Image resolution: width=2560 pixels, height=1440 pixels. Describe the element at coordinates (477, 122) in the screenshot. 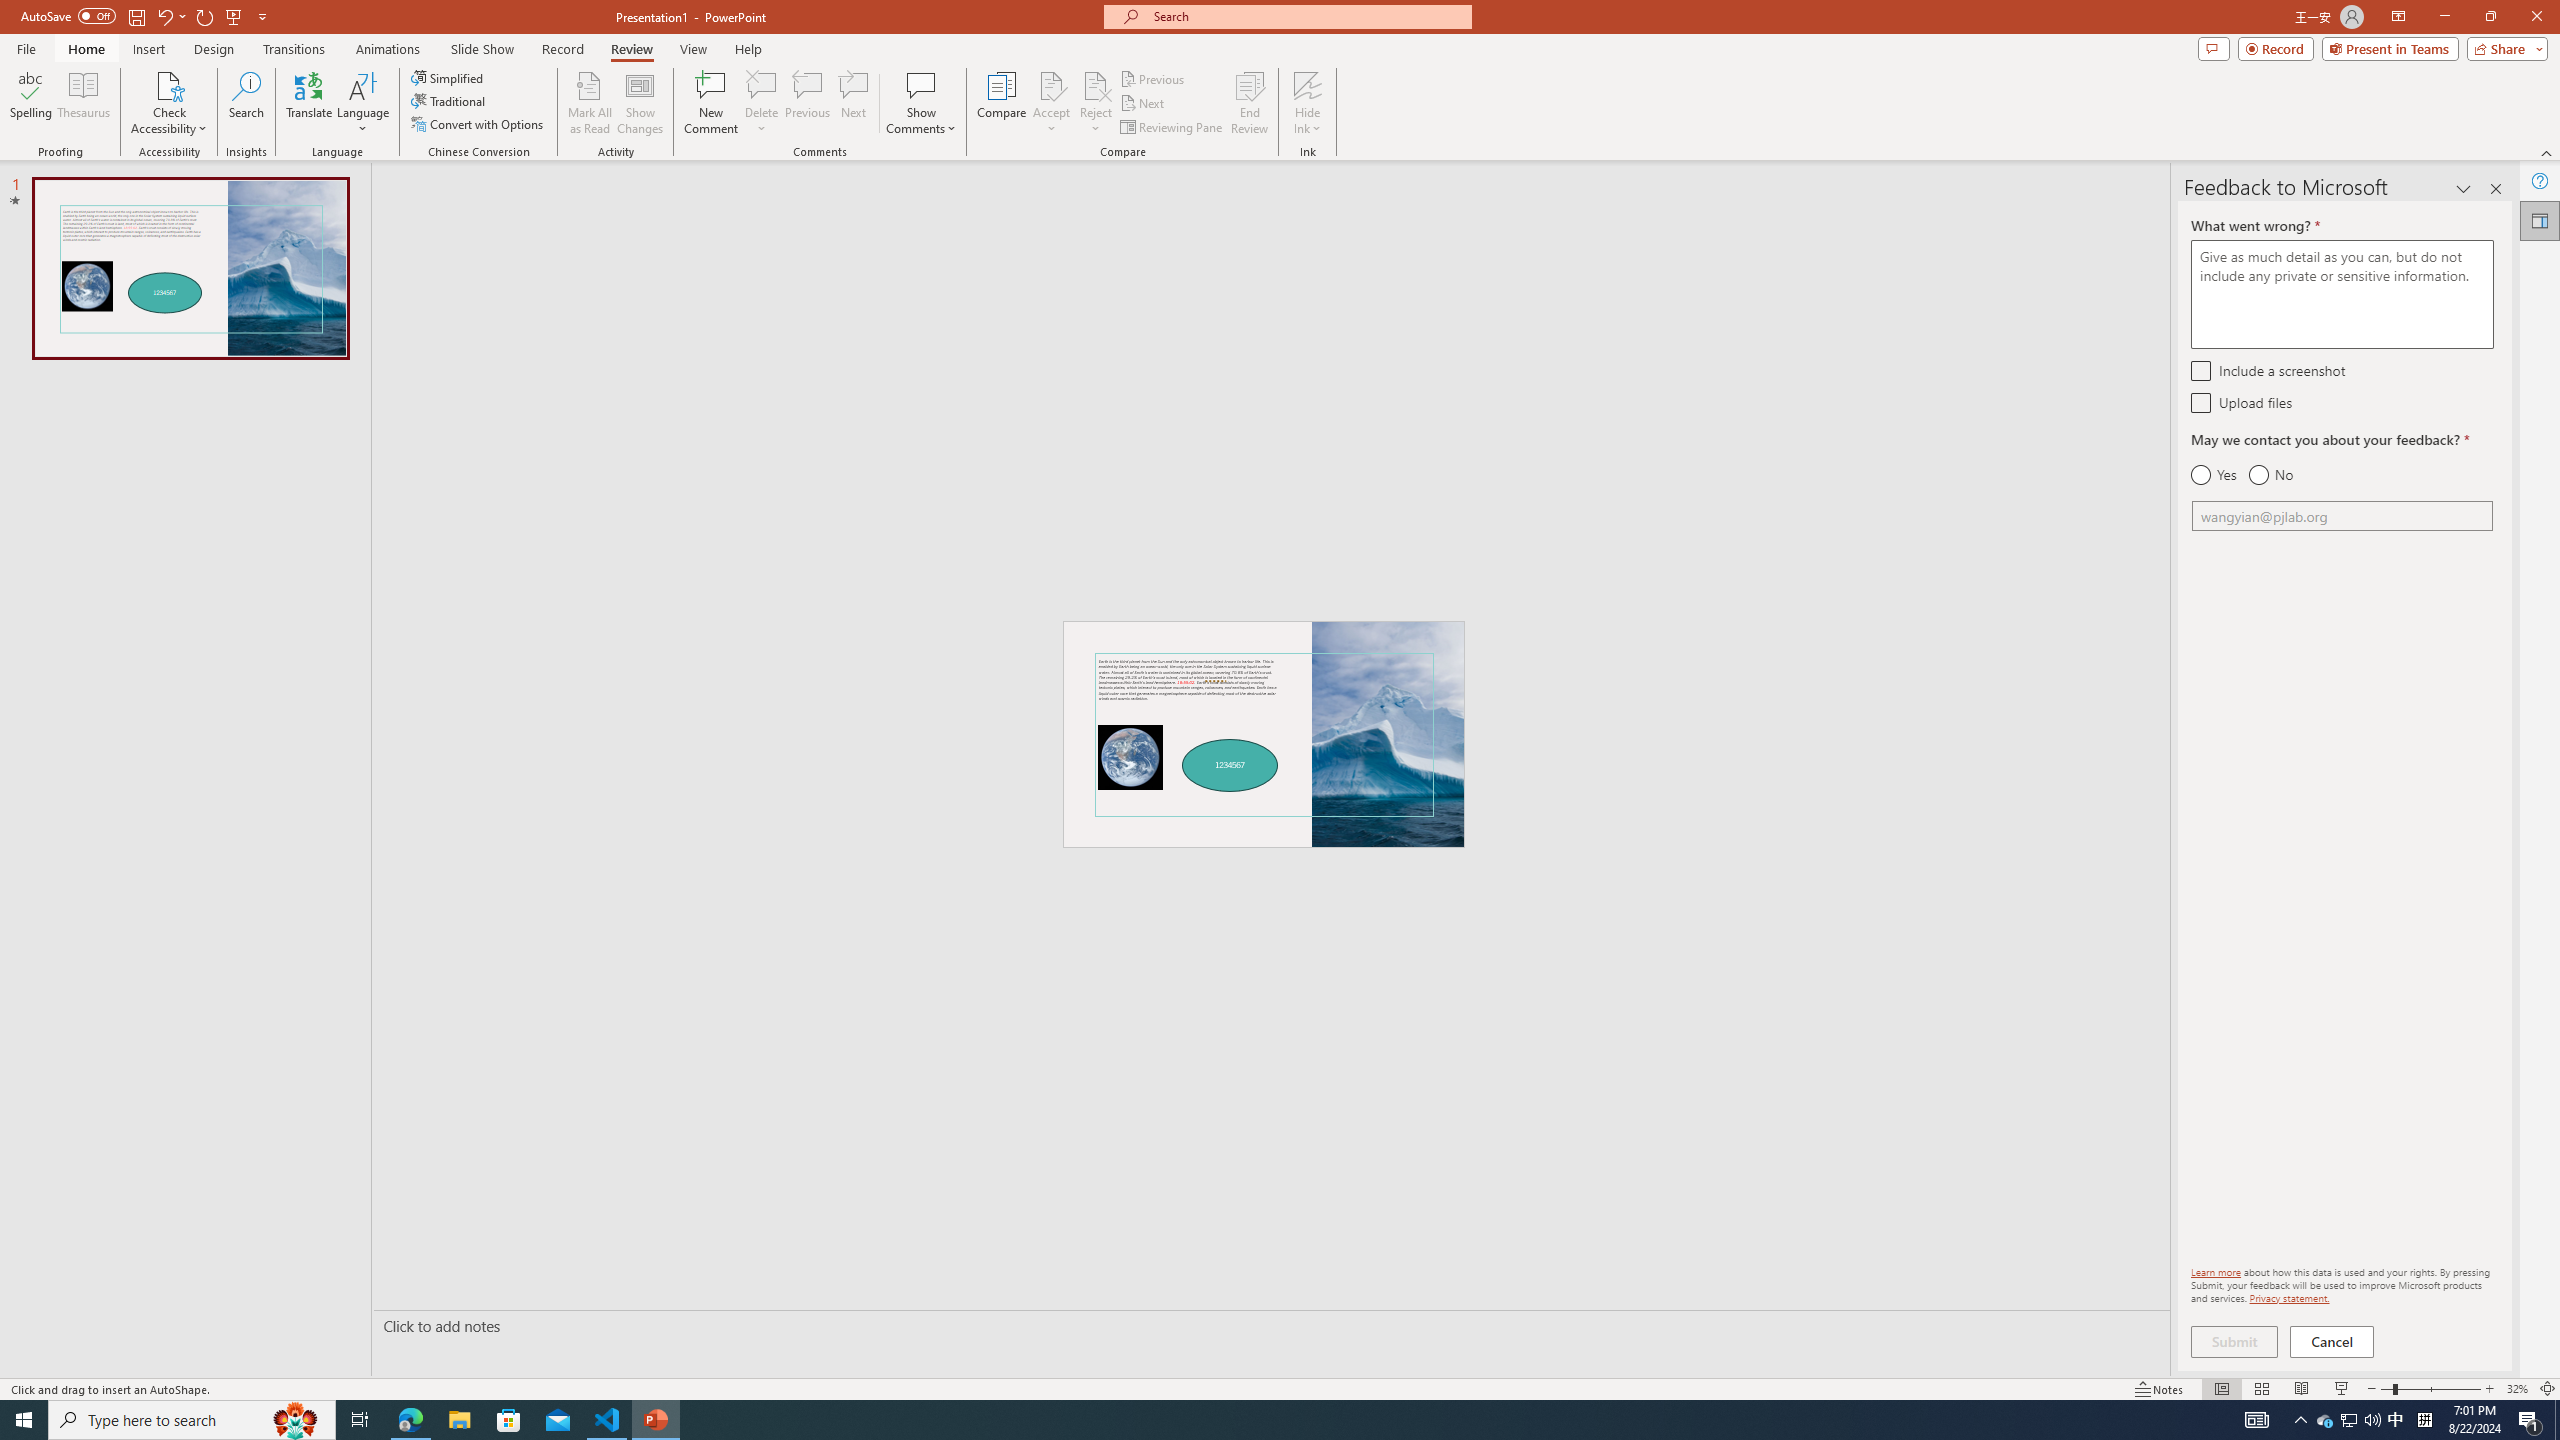

I see `'Convert with Options...'` at that location.